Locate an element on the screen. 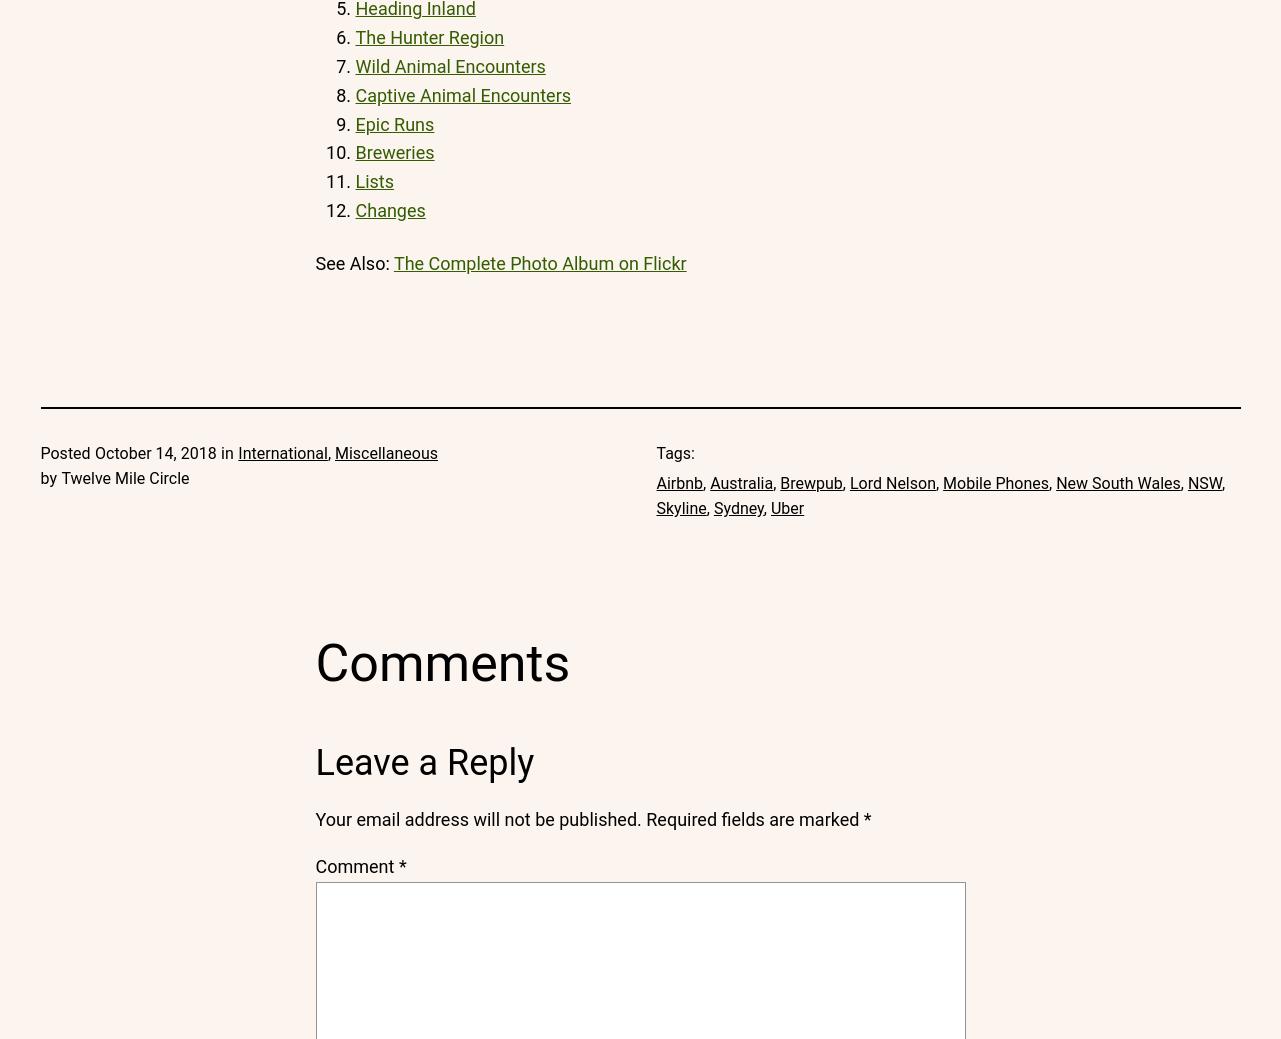 Image resolution: width=1281 pixels, height=1039 pixels. 'NSW' is located at coordinates (1203, 481).